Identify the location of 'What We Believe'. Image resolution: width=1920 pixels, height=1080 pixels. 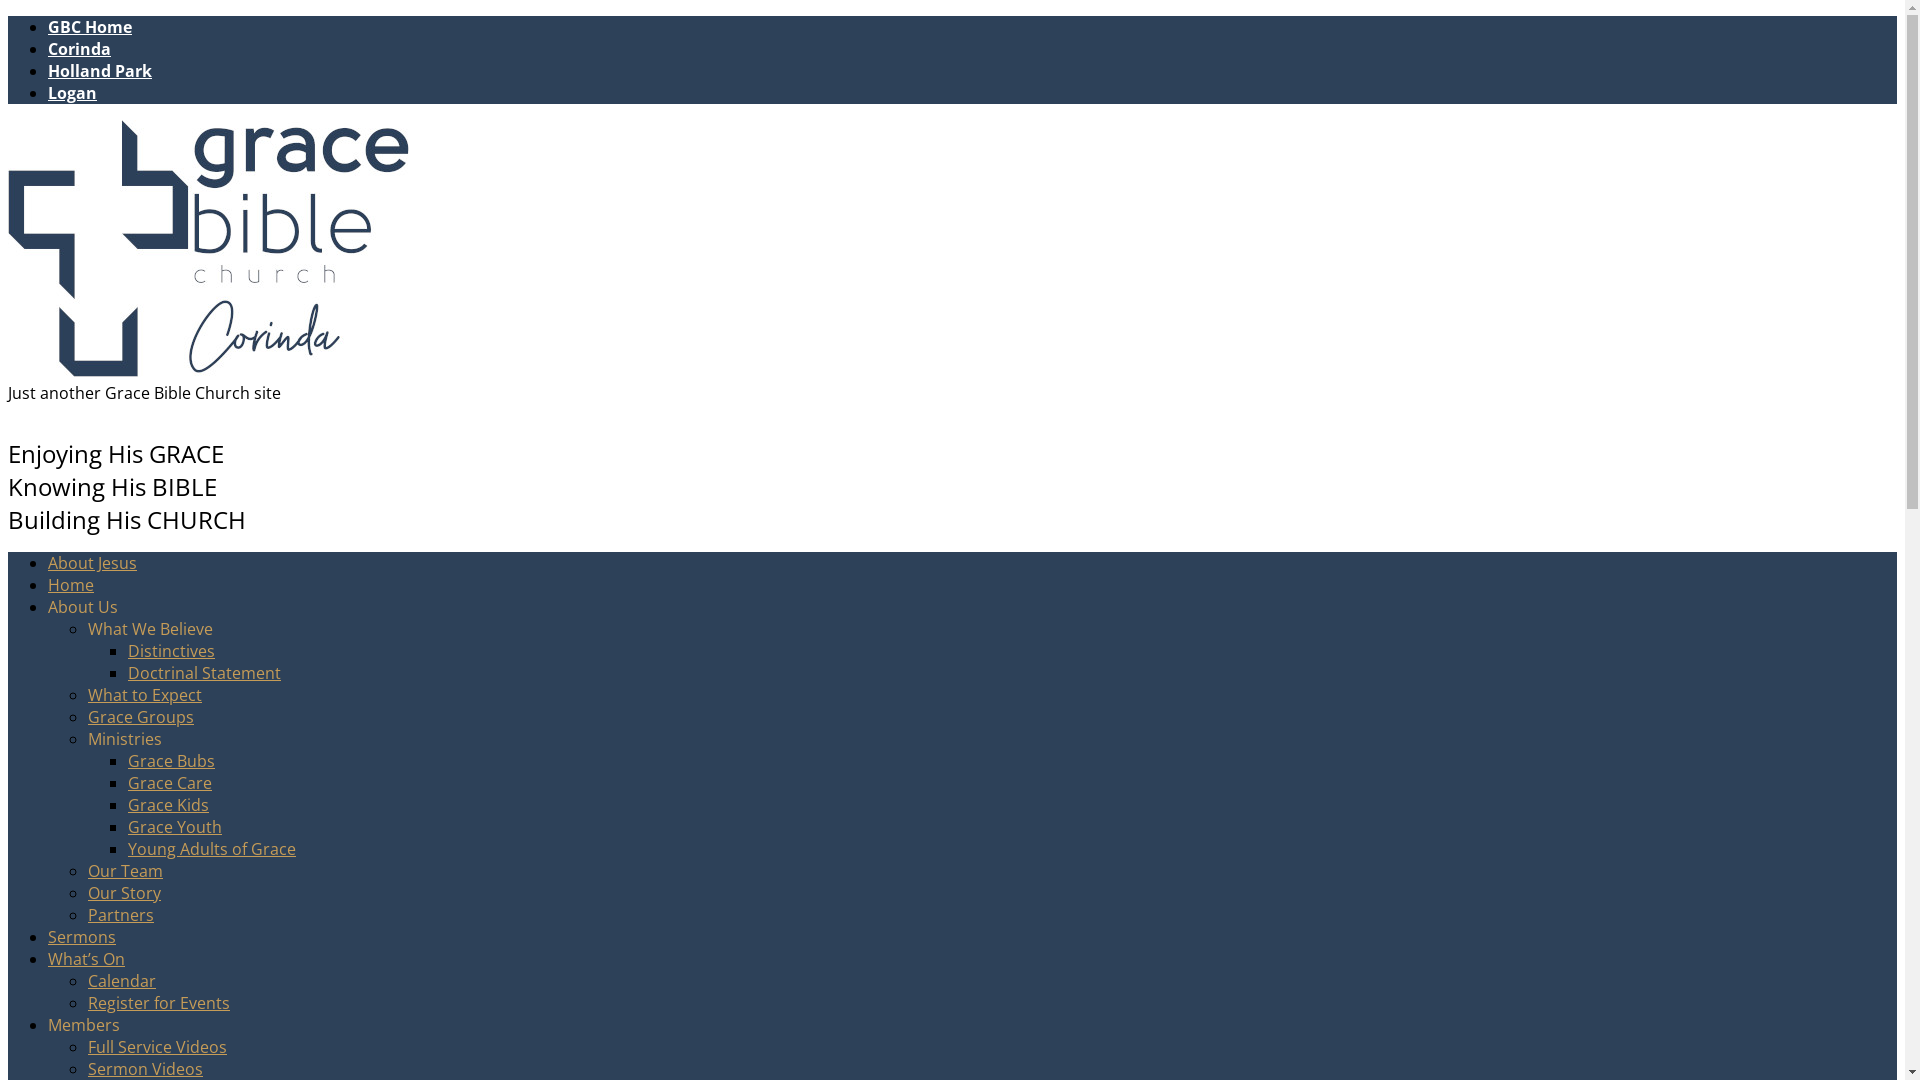
(86, 627).